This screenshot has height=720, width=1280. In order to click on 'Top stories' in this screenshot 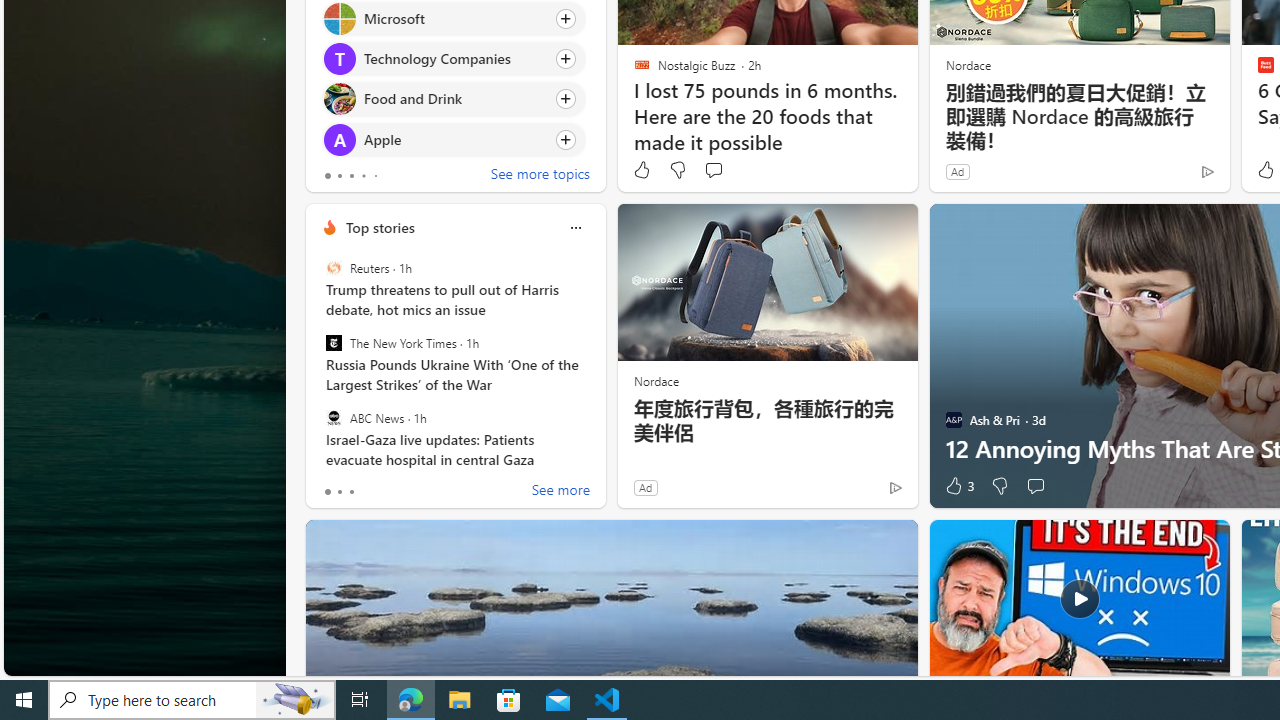, I will do `click(380, 226)`.